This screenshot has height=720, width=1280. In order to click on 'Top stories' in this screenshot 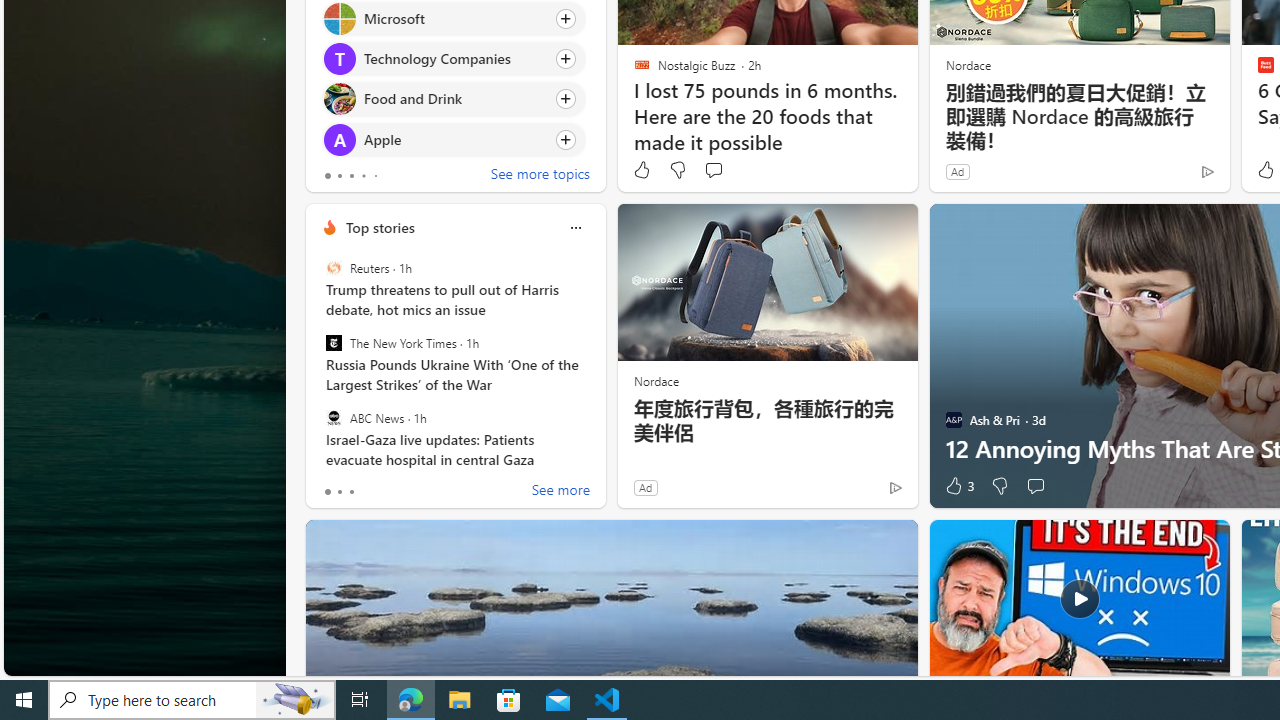, I will do `click(380, 226)`.